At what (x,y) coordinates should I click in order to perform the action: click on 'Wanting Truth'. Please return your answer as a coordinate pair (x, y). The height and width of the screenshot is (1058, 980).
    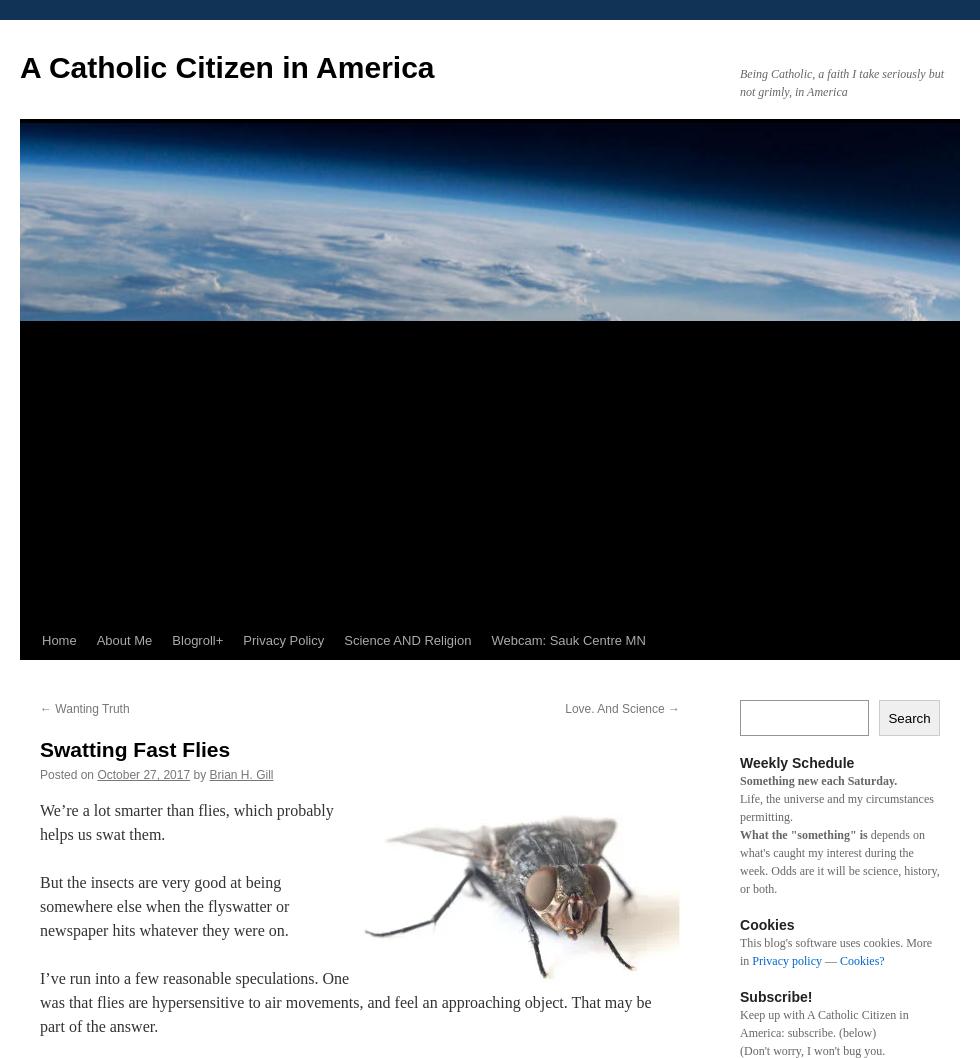
    Looking at the image, I should click on (90, 708).